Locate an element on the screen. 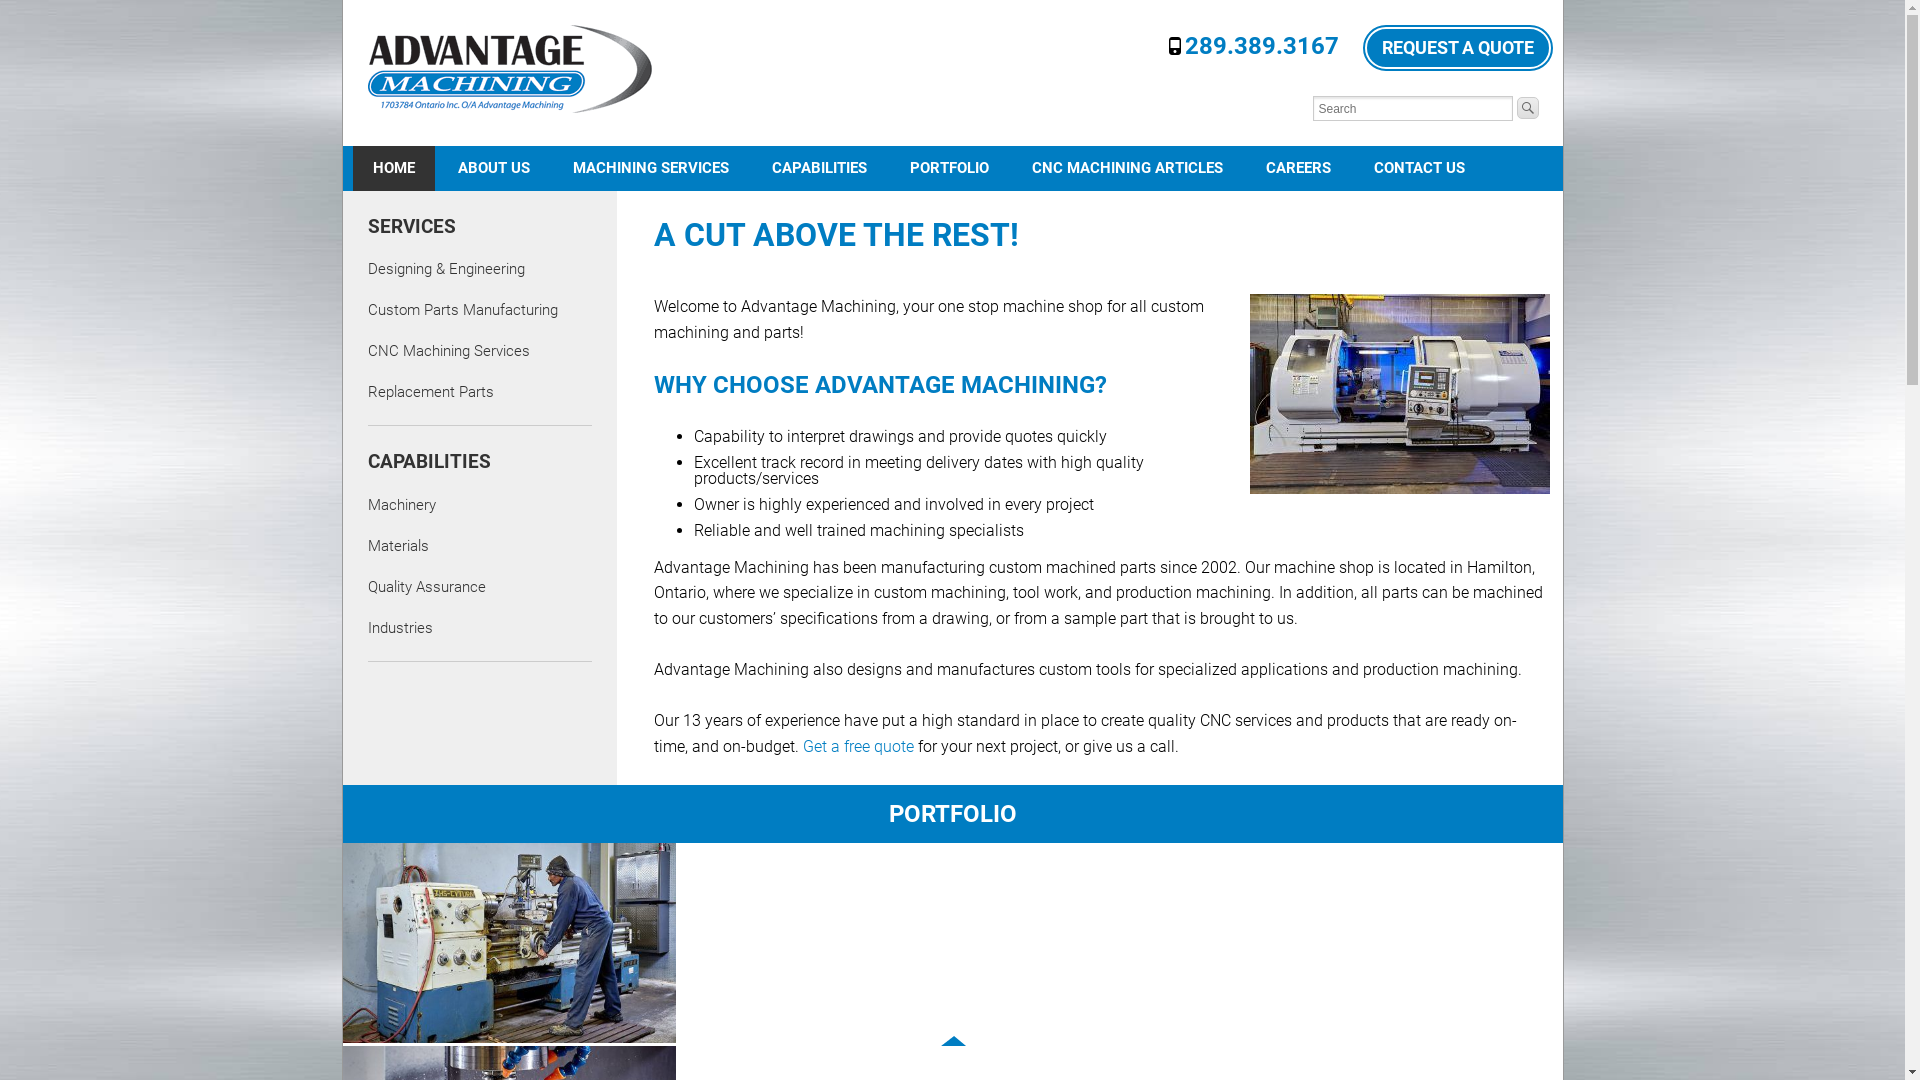 This screenshot has width=1920, height=1080. 'Materials' is located at coordinates (398, 546).